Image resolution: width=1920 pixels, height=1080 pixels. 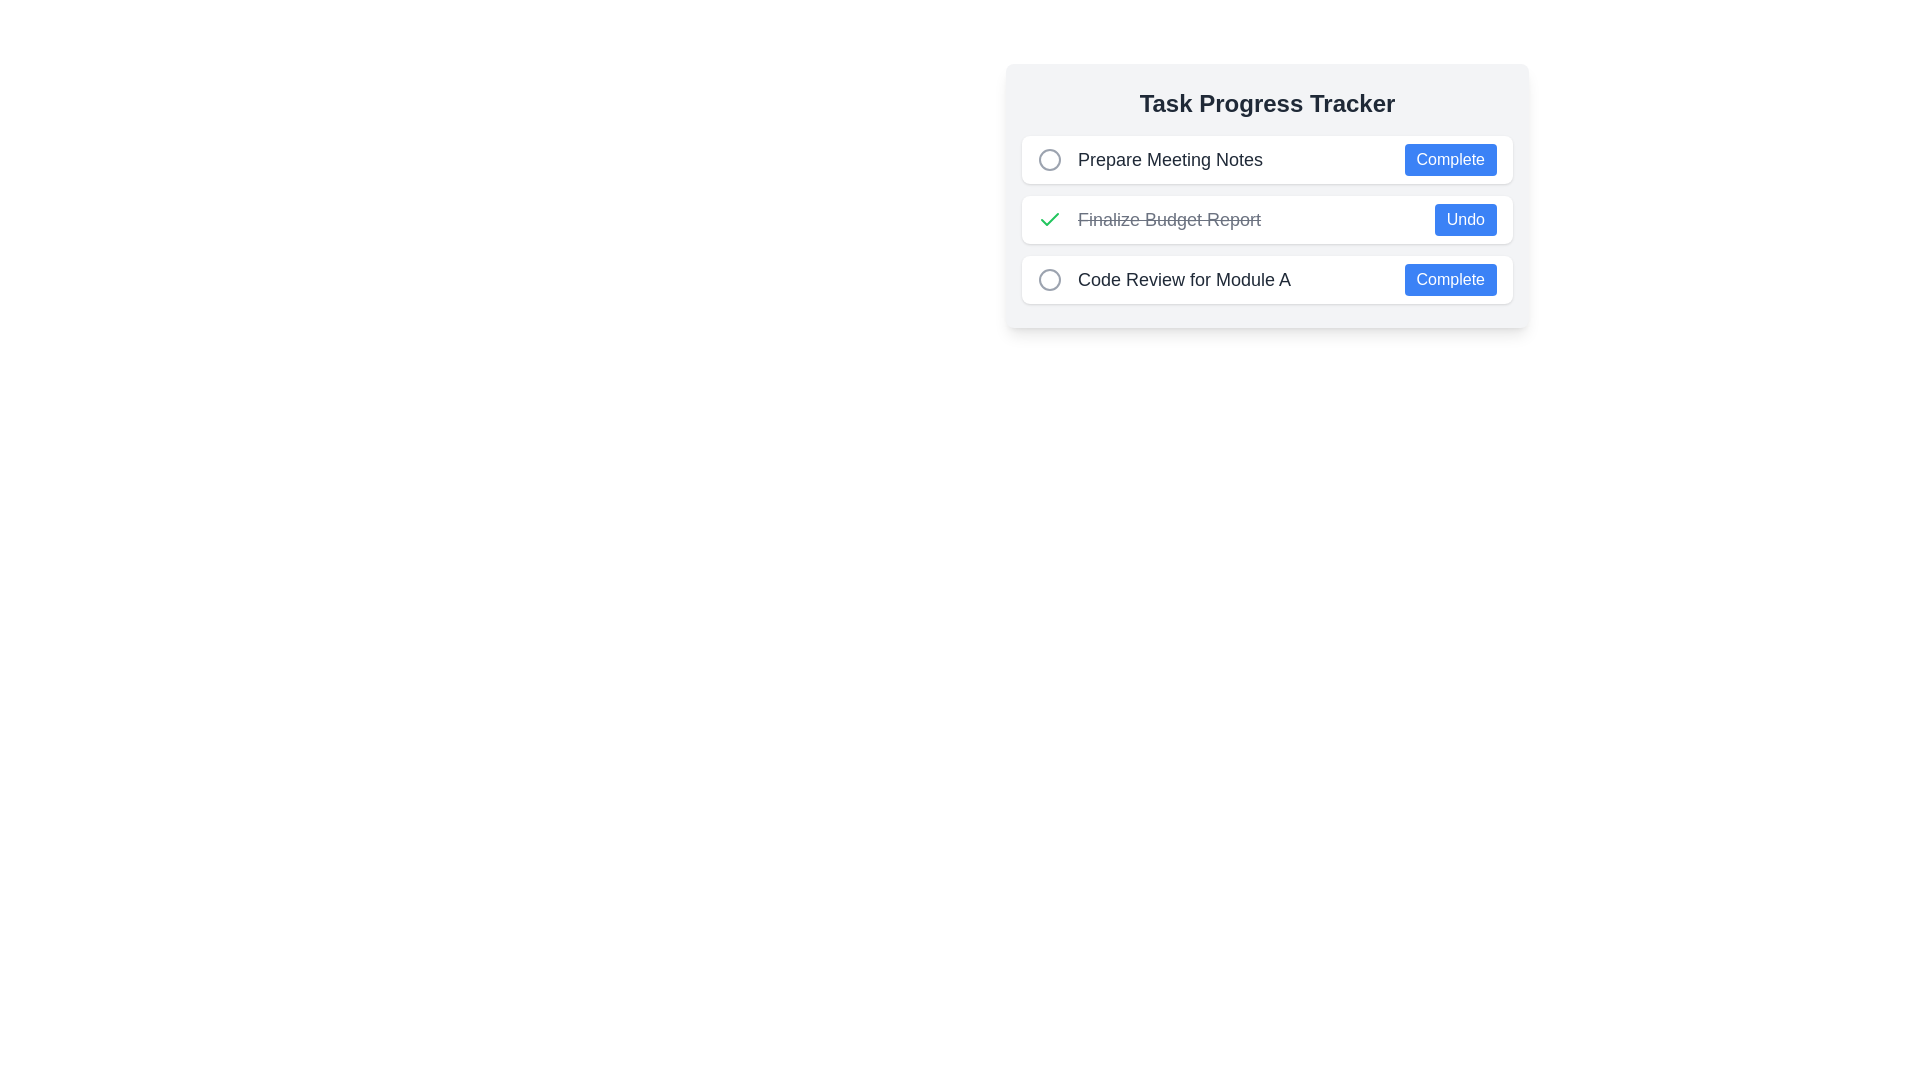 I want to click on the Text Label displaying 'Finalize Budget Report' with a strikethrough style, indicating its completion, so click(x=1149, y=219).